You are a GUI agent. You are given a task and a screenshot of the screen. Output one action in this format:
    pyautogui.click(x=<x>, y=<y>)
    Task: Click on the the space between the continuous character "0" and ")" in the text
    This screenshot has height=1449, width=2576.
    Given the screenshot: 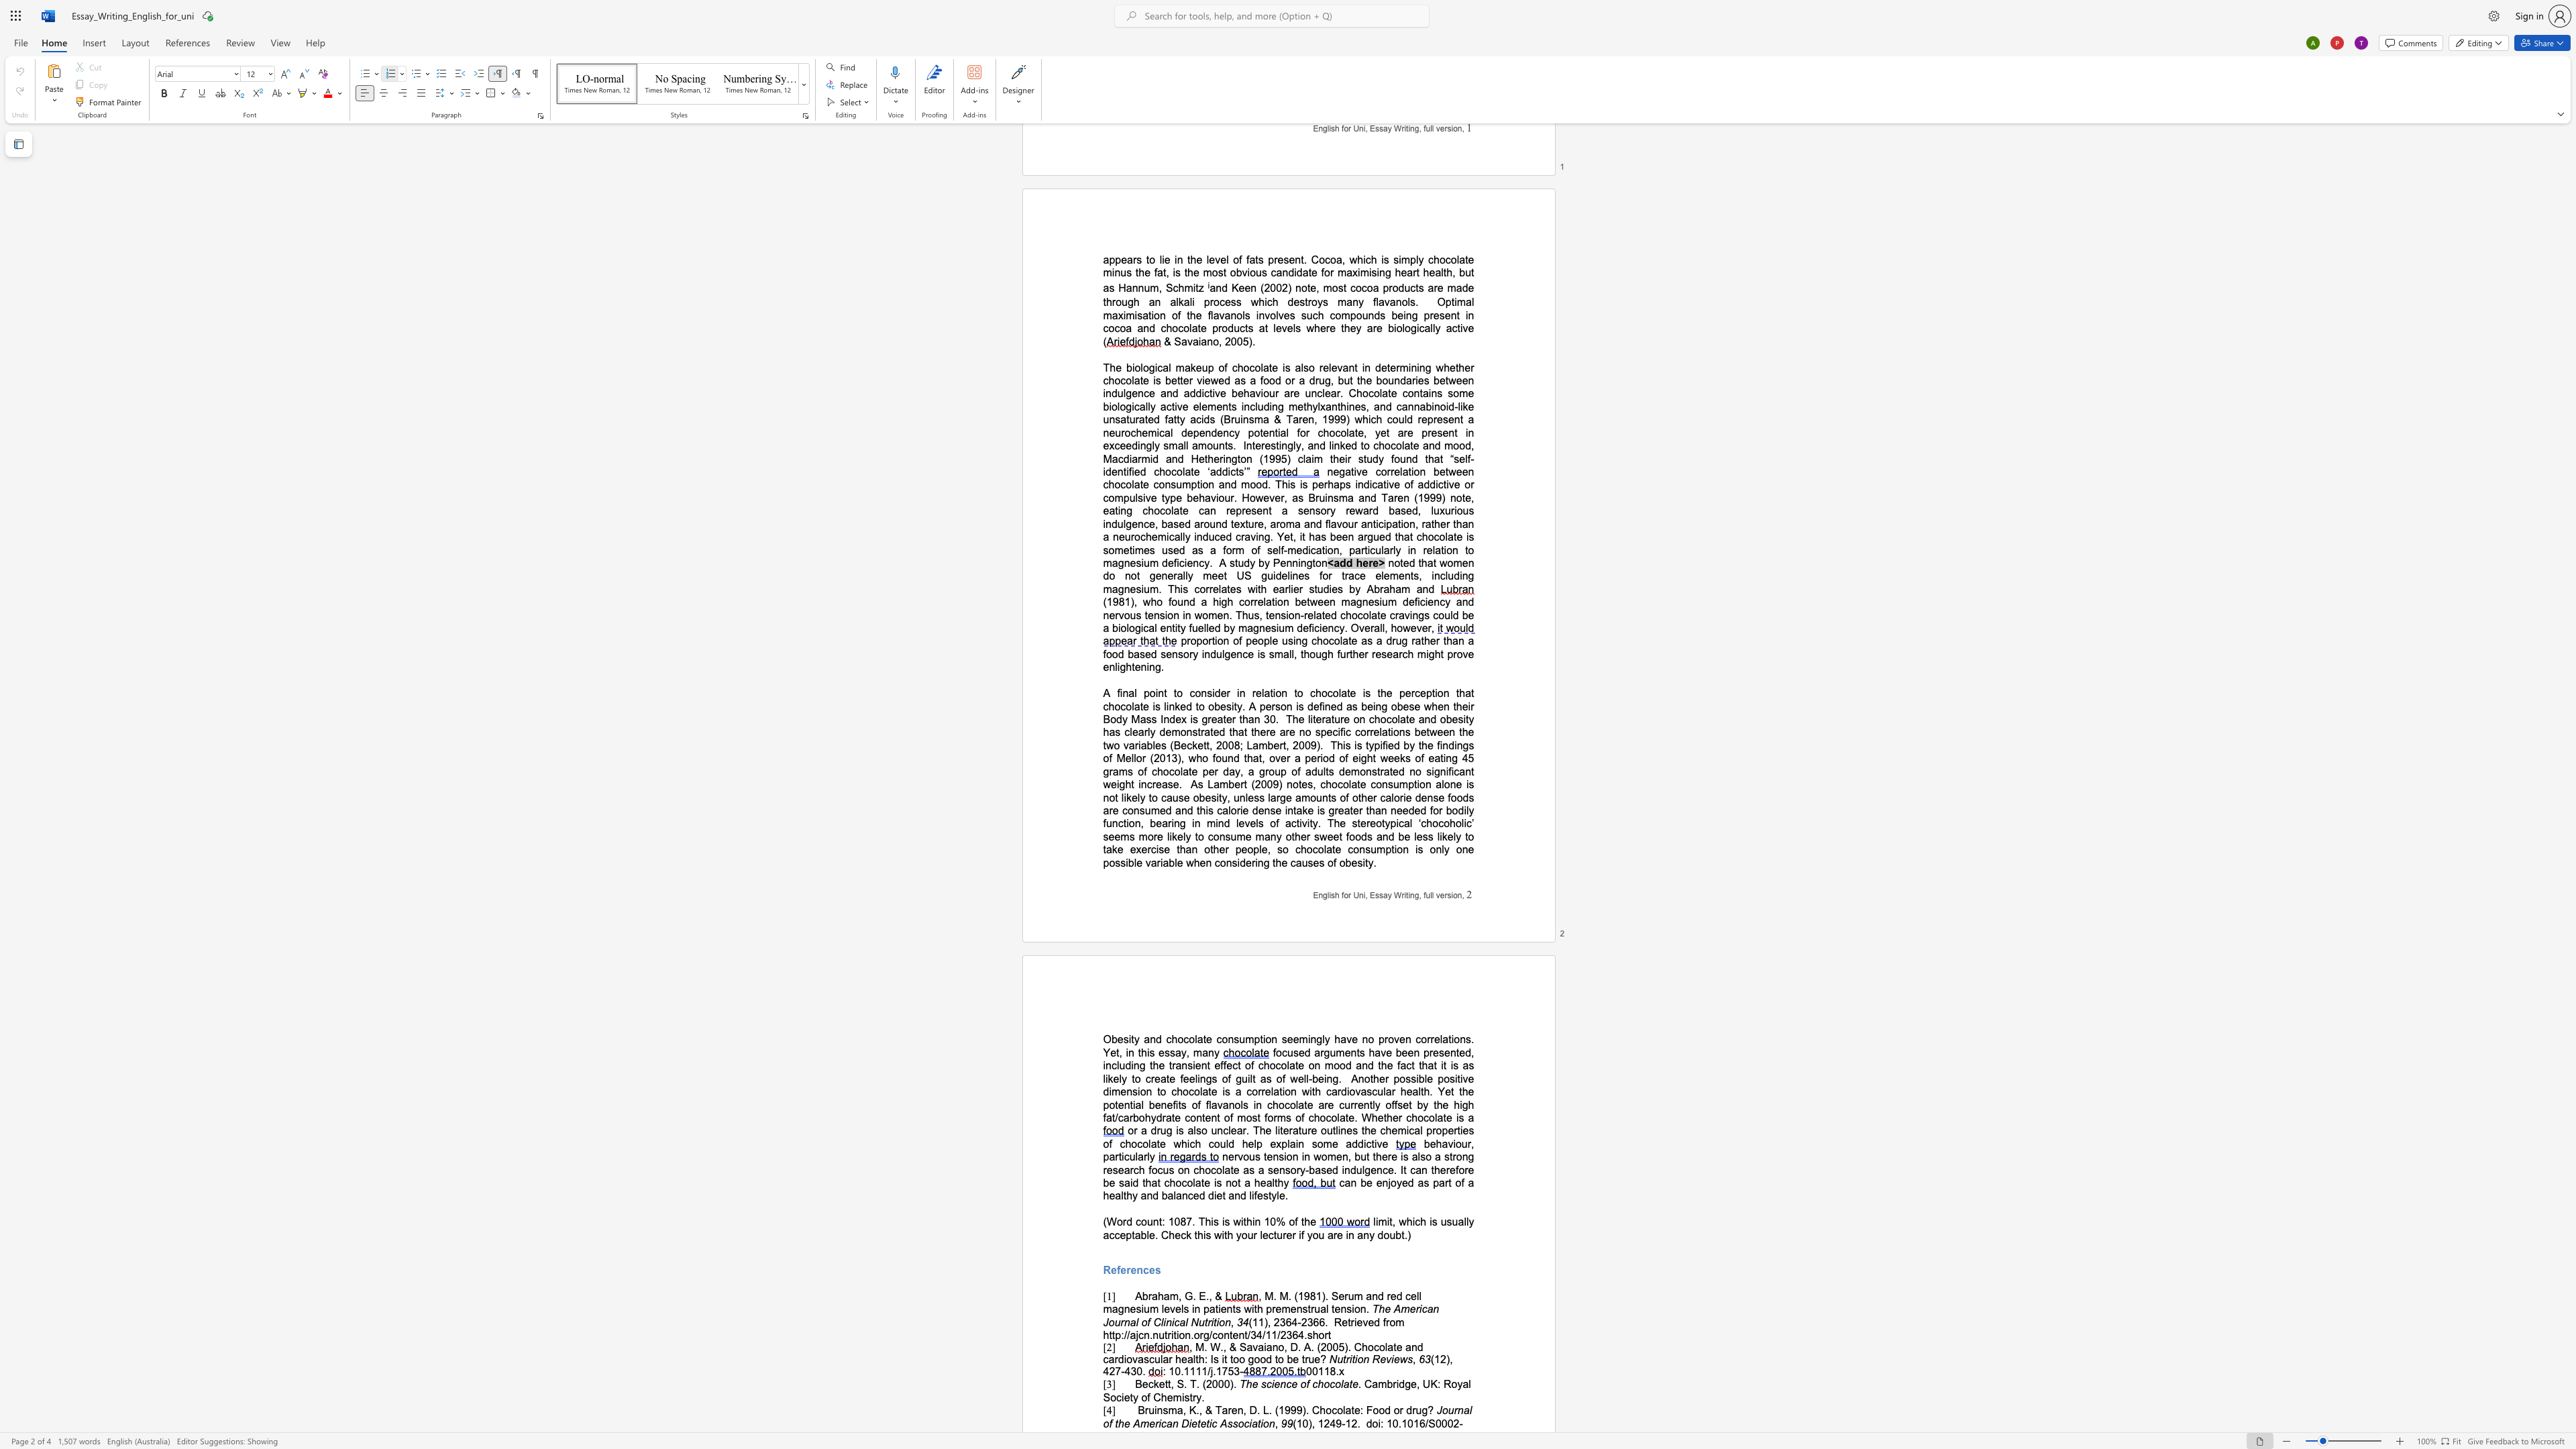 What is the action you would take?
    pyautogui.click(x=1307, y=1423)
    